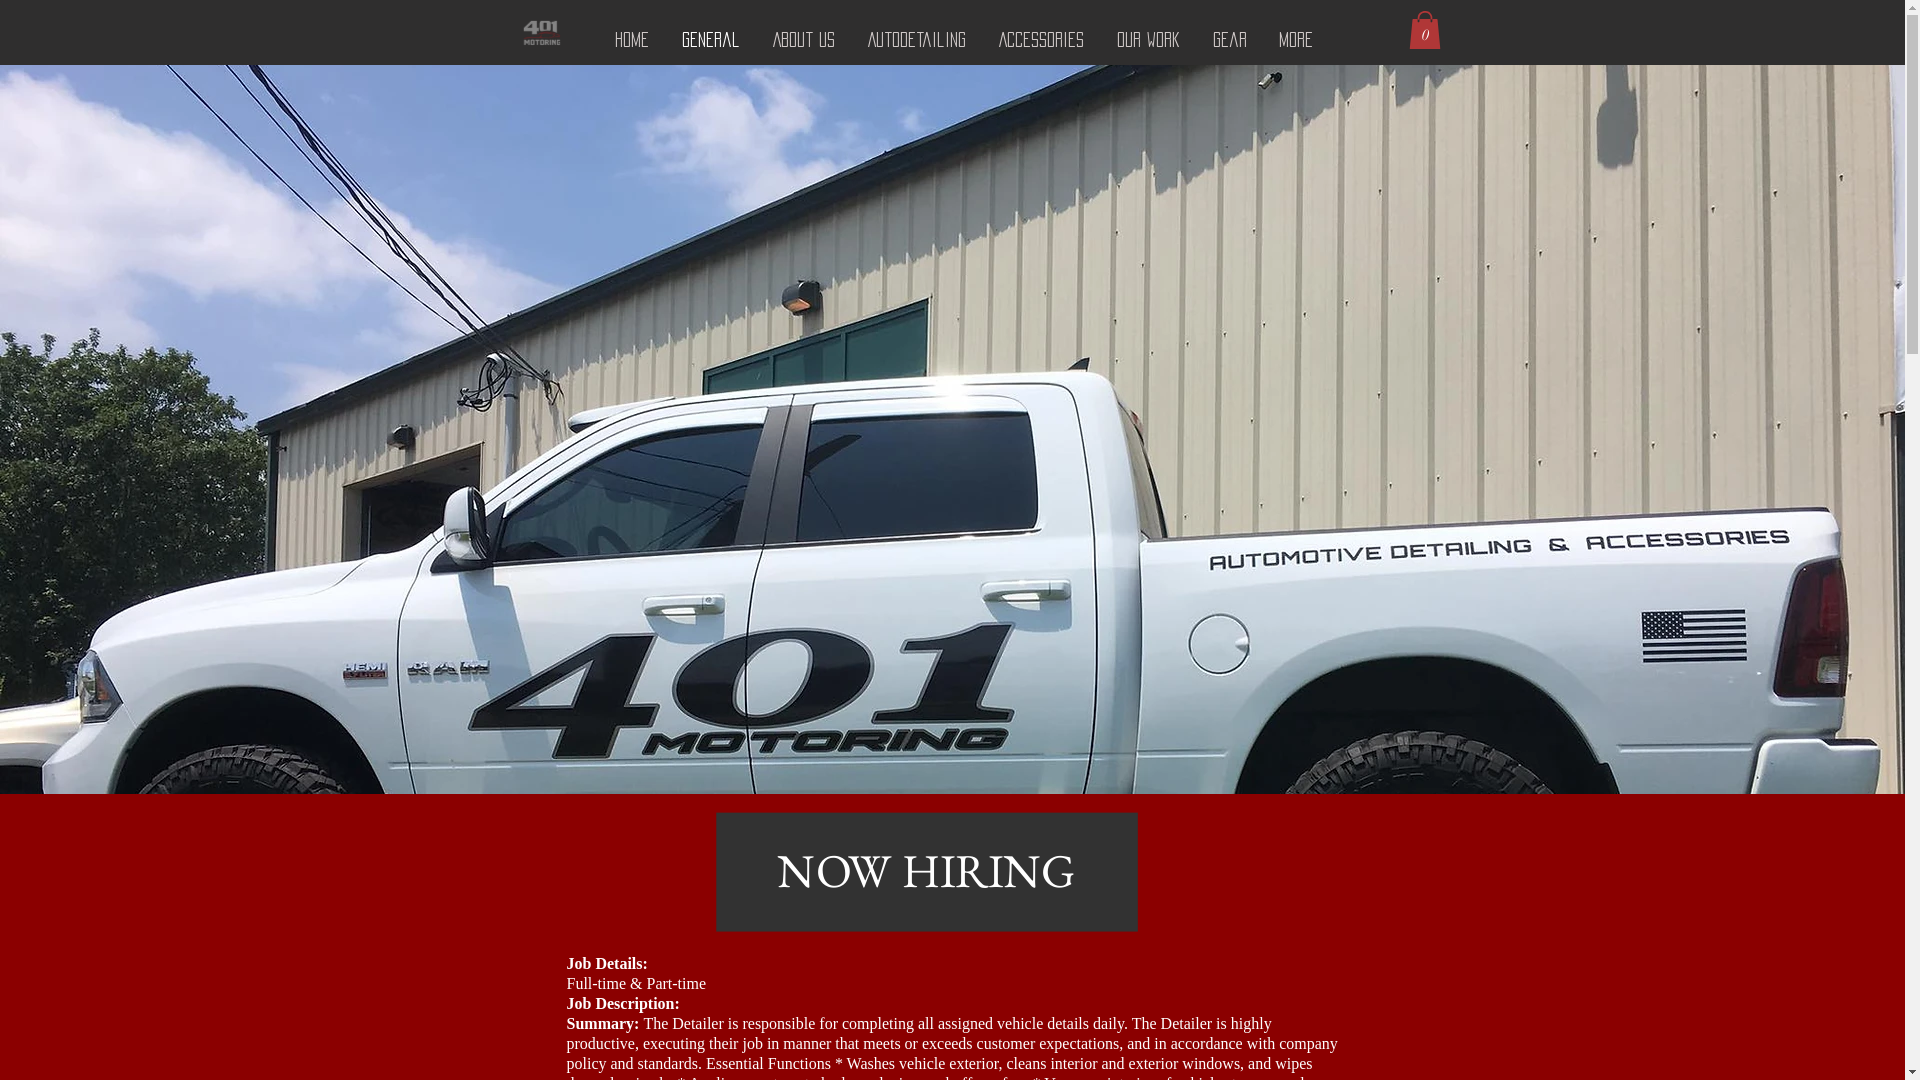 The image size is (1920, 1080). What do you see at coordinates (667, 818) in the screenshot?
I see `'NOW HIRING'` at bounding box center [667, 818].